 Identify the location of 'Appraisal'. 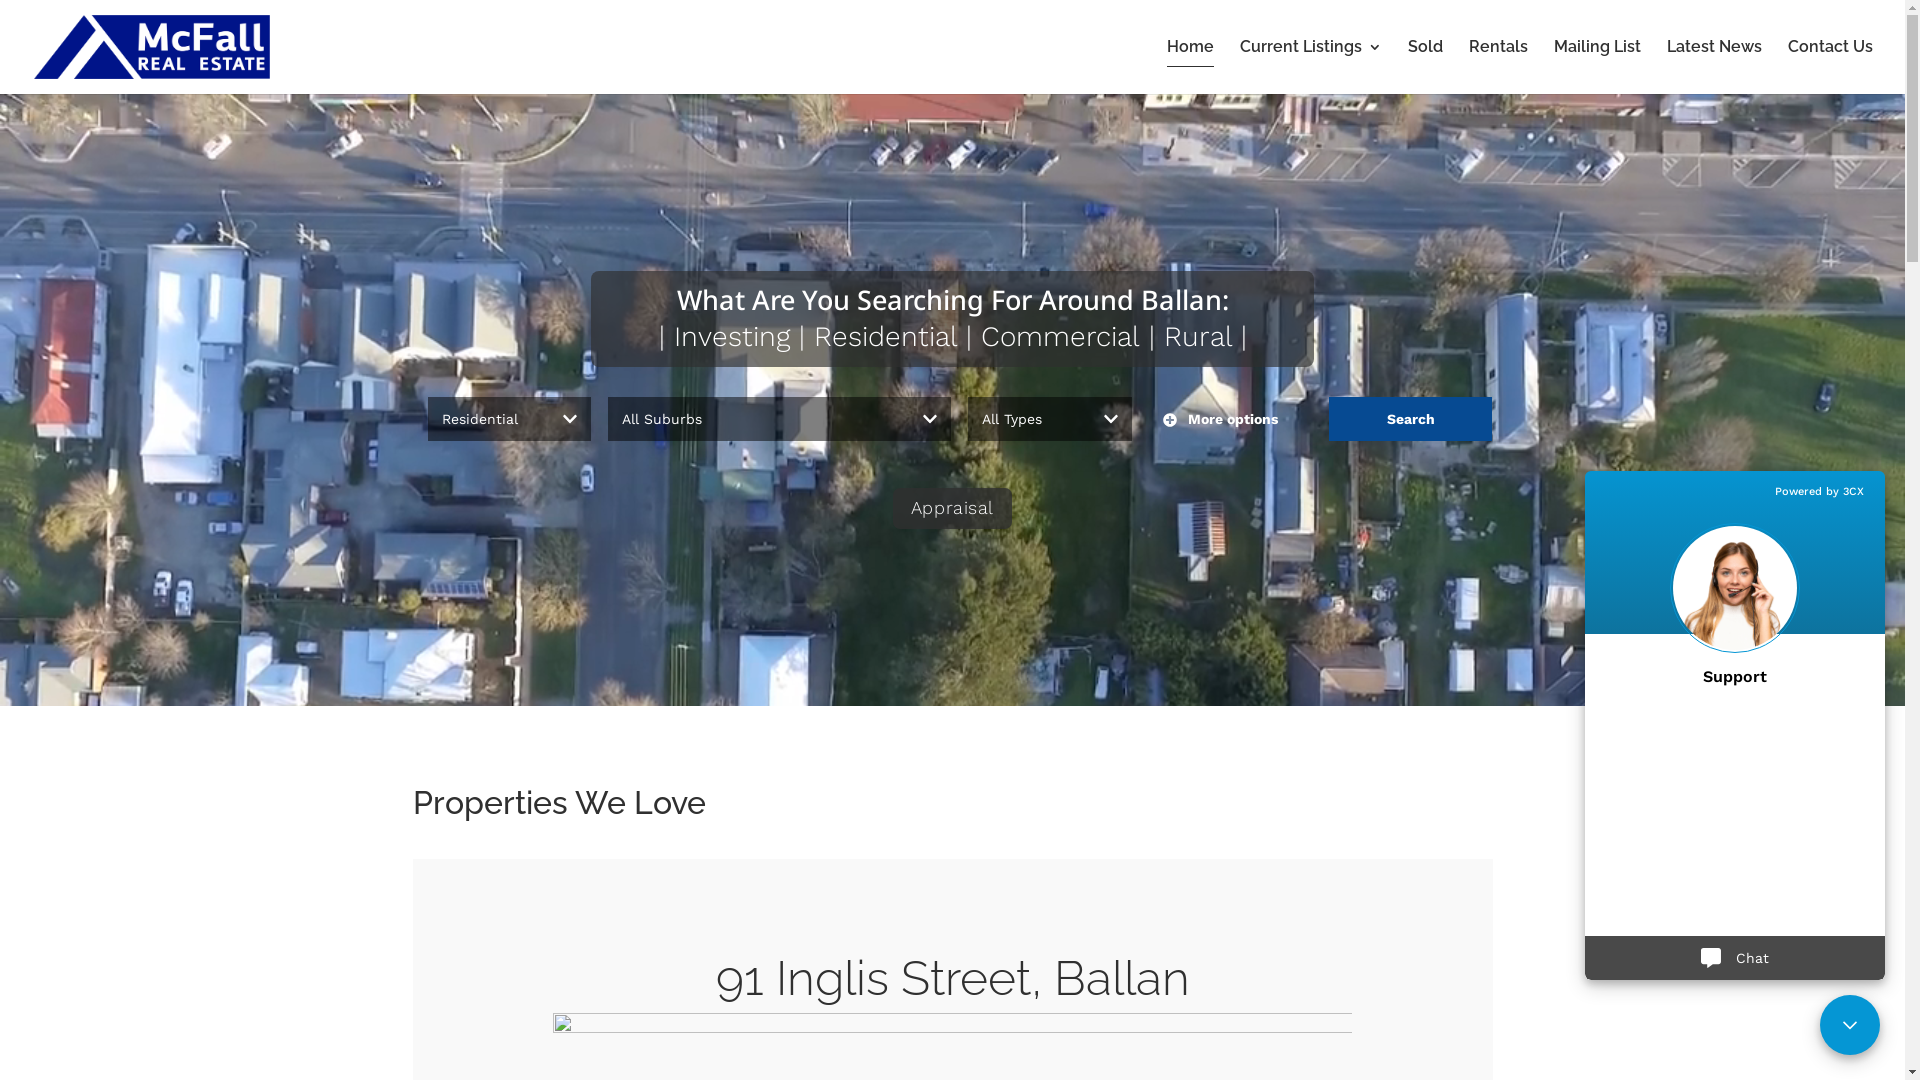
(951, 507).